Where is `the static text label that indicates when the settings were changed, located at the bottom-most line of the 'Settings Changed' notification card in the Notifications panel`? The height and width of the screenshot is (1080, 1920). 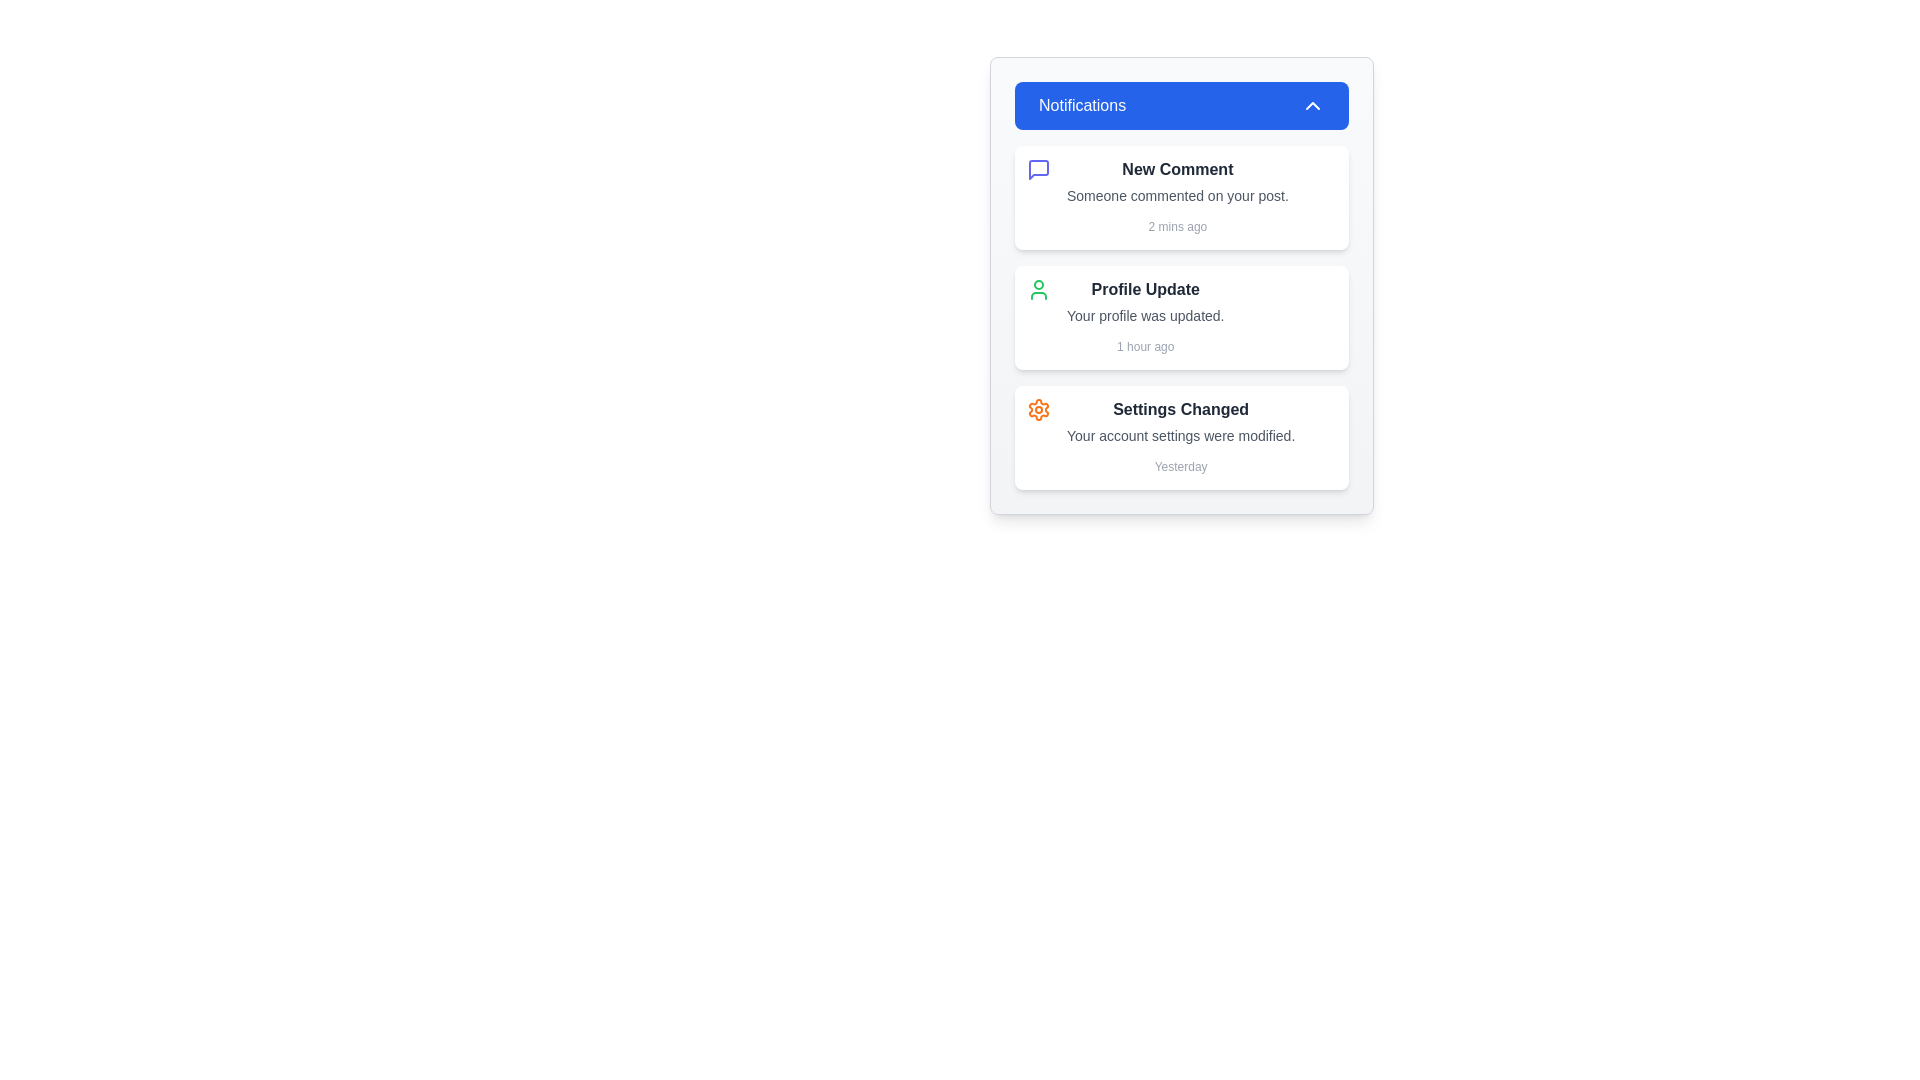
the static text label that indicates when the settings were changed, located at the bottom-most line of the 'Settings Changed' notification card in the Notifications panel is located at coordinates (1181, 466).